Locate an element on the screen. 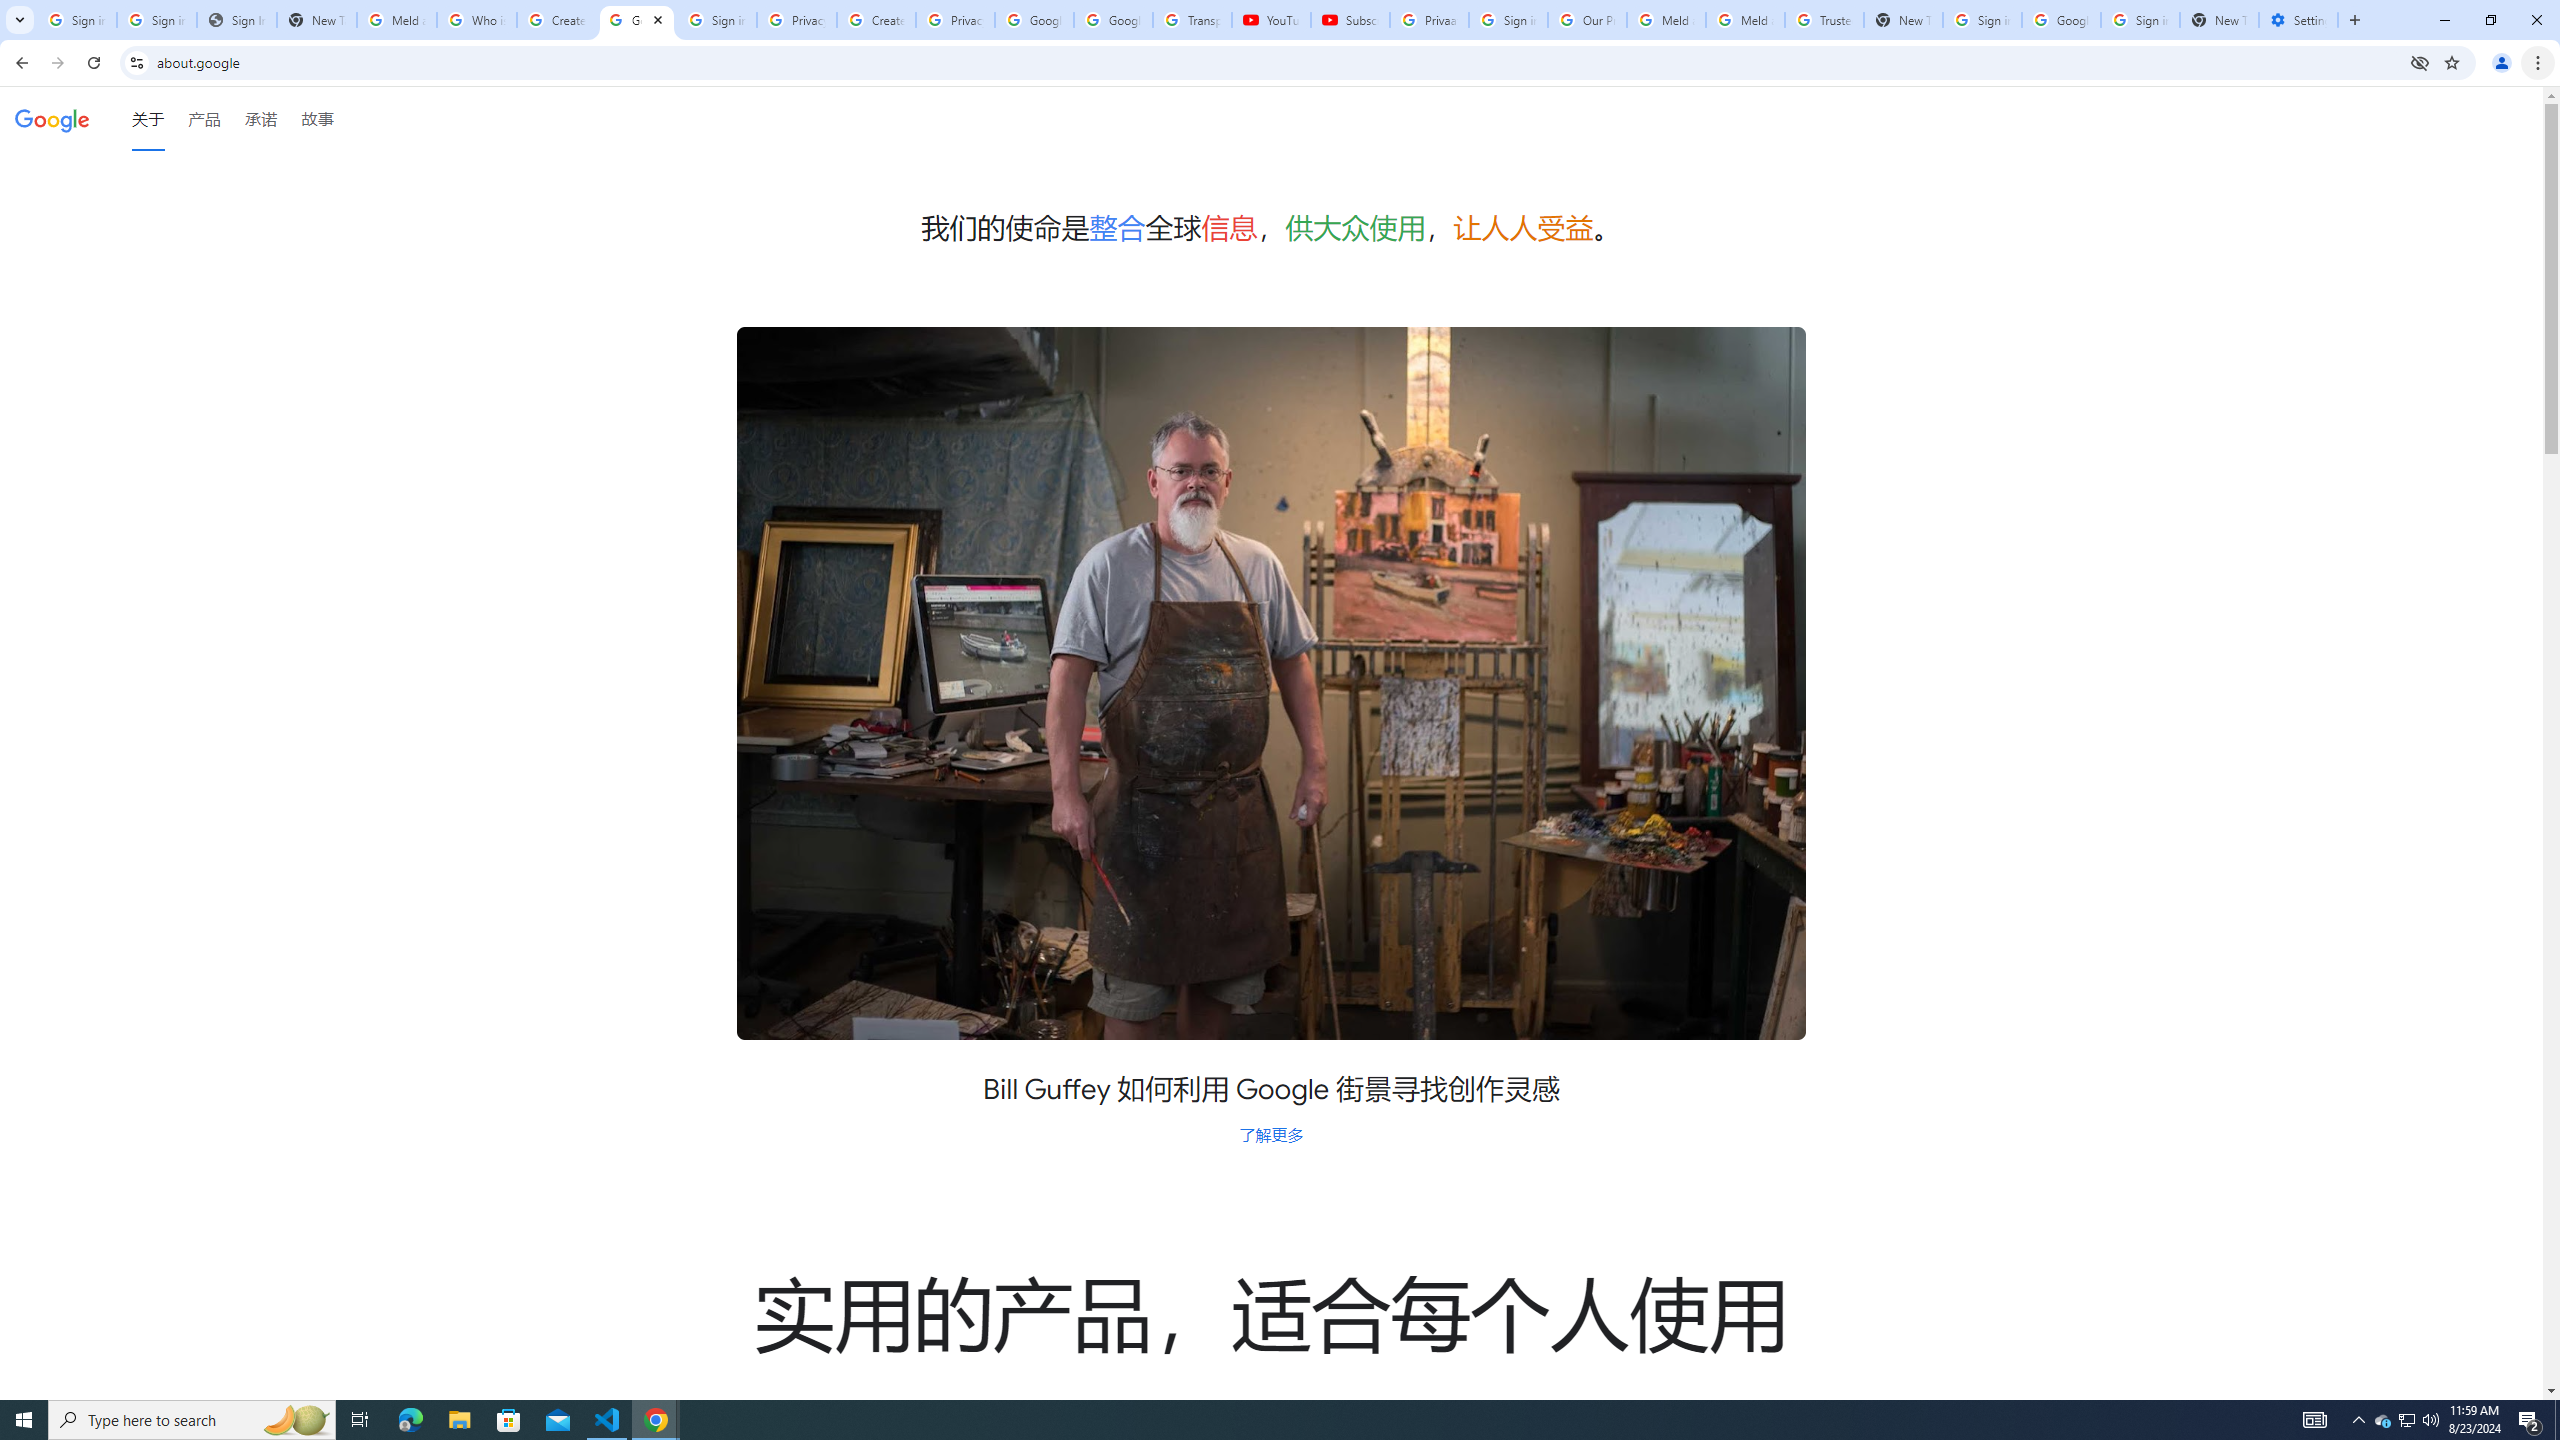 The height and width of the screenshot is (1440, 2560). 'Subscriptions - YouTube' is located at coordinates (1349, 19).